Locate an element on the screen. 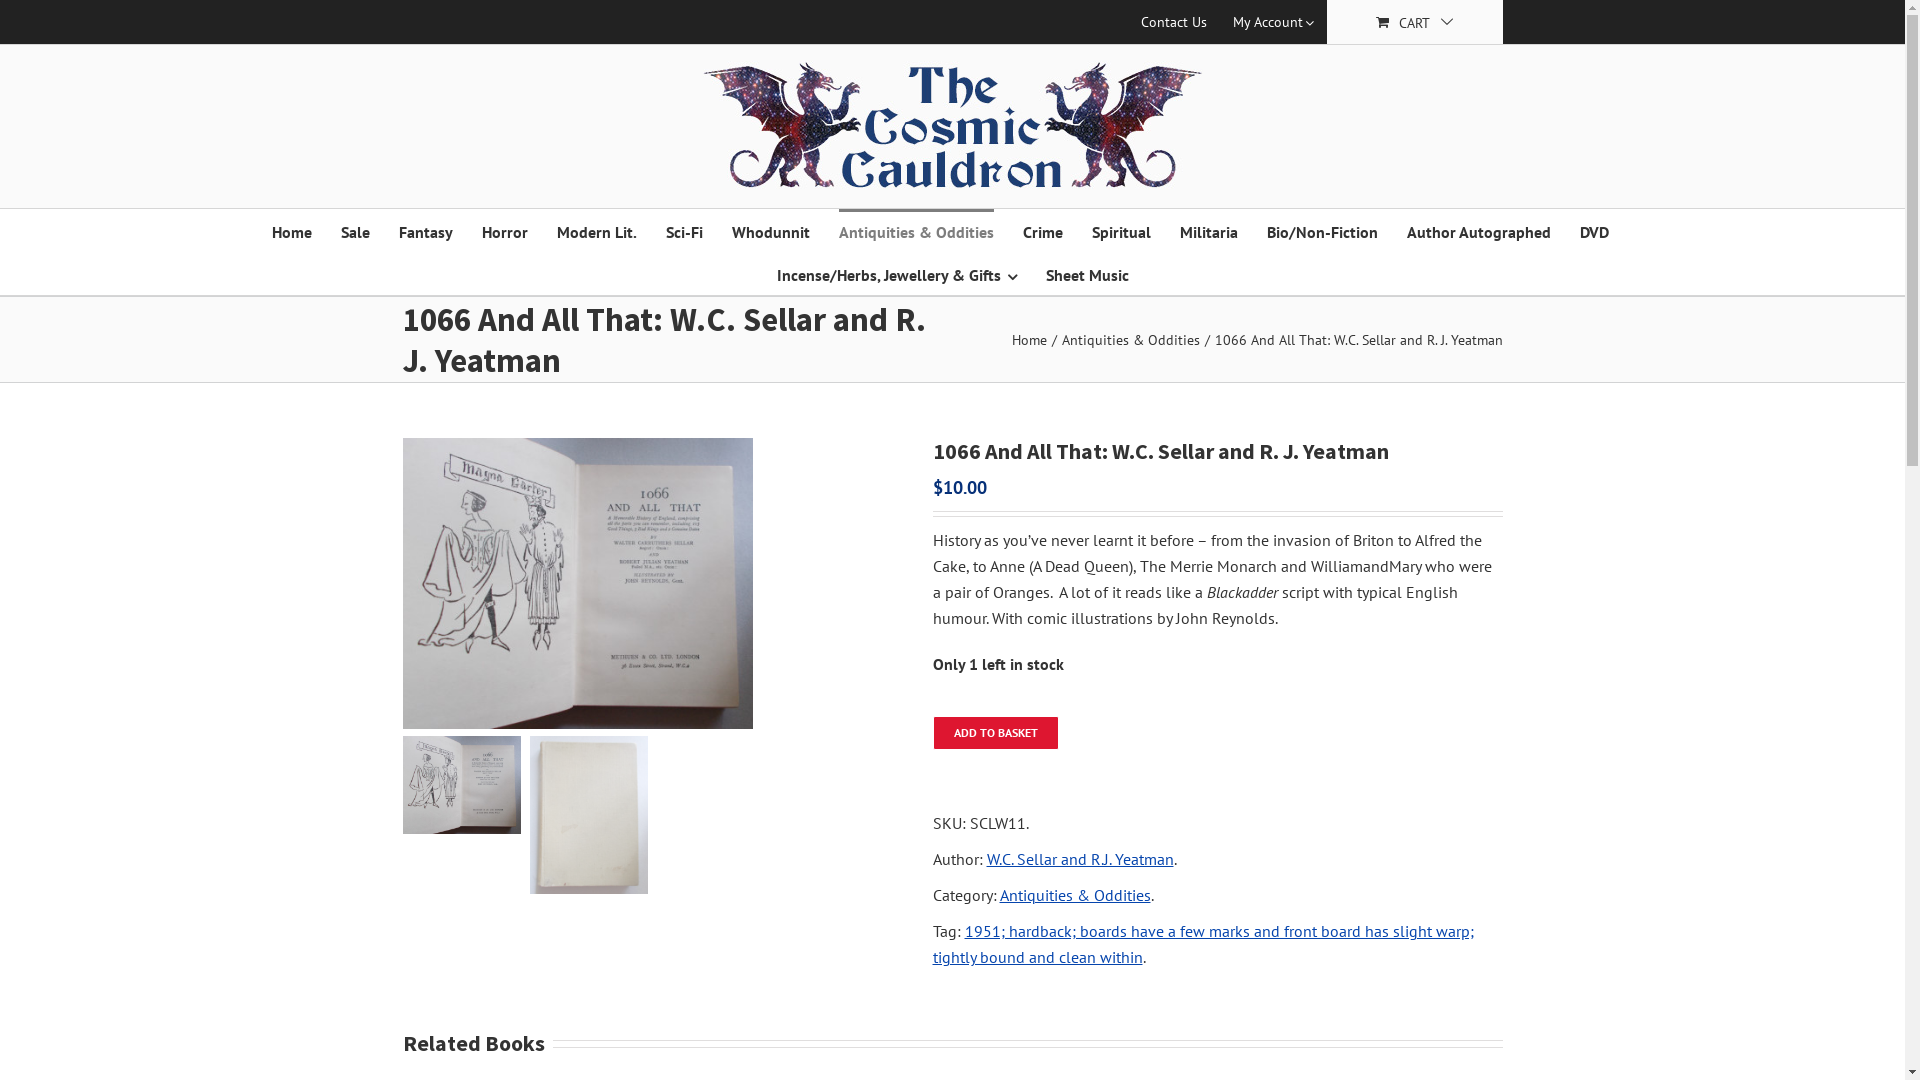  'Crime' is located at coordinates (1040, 229).